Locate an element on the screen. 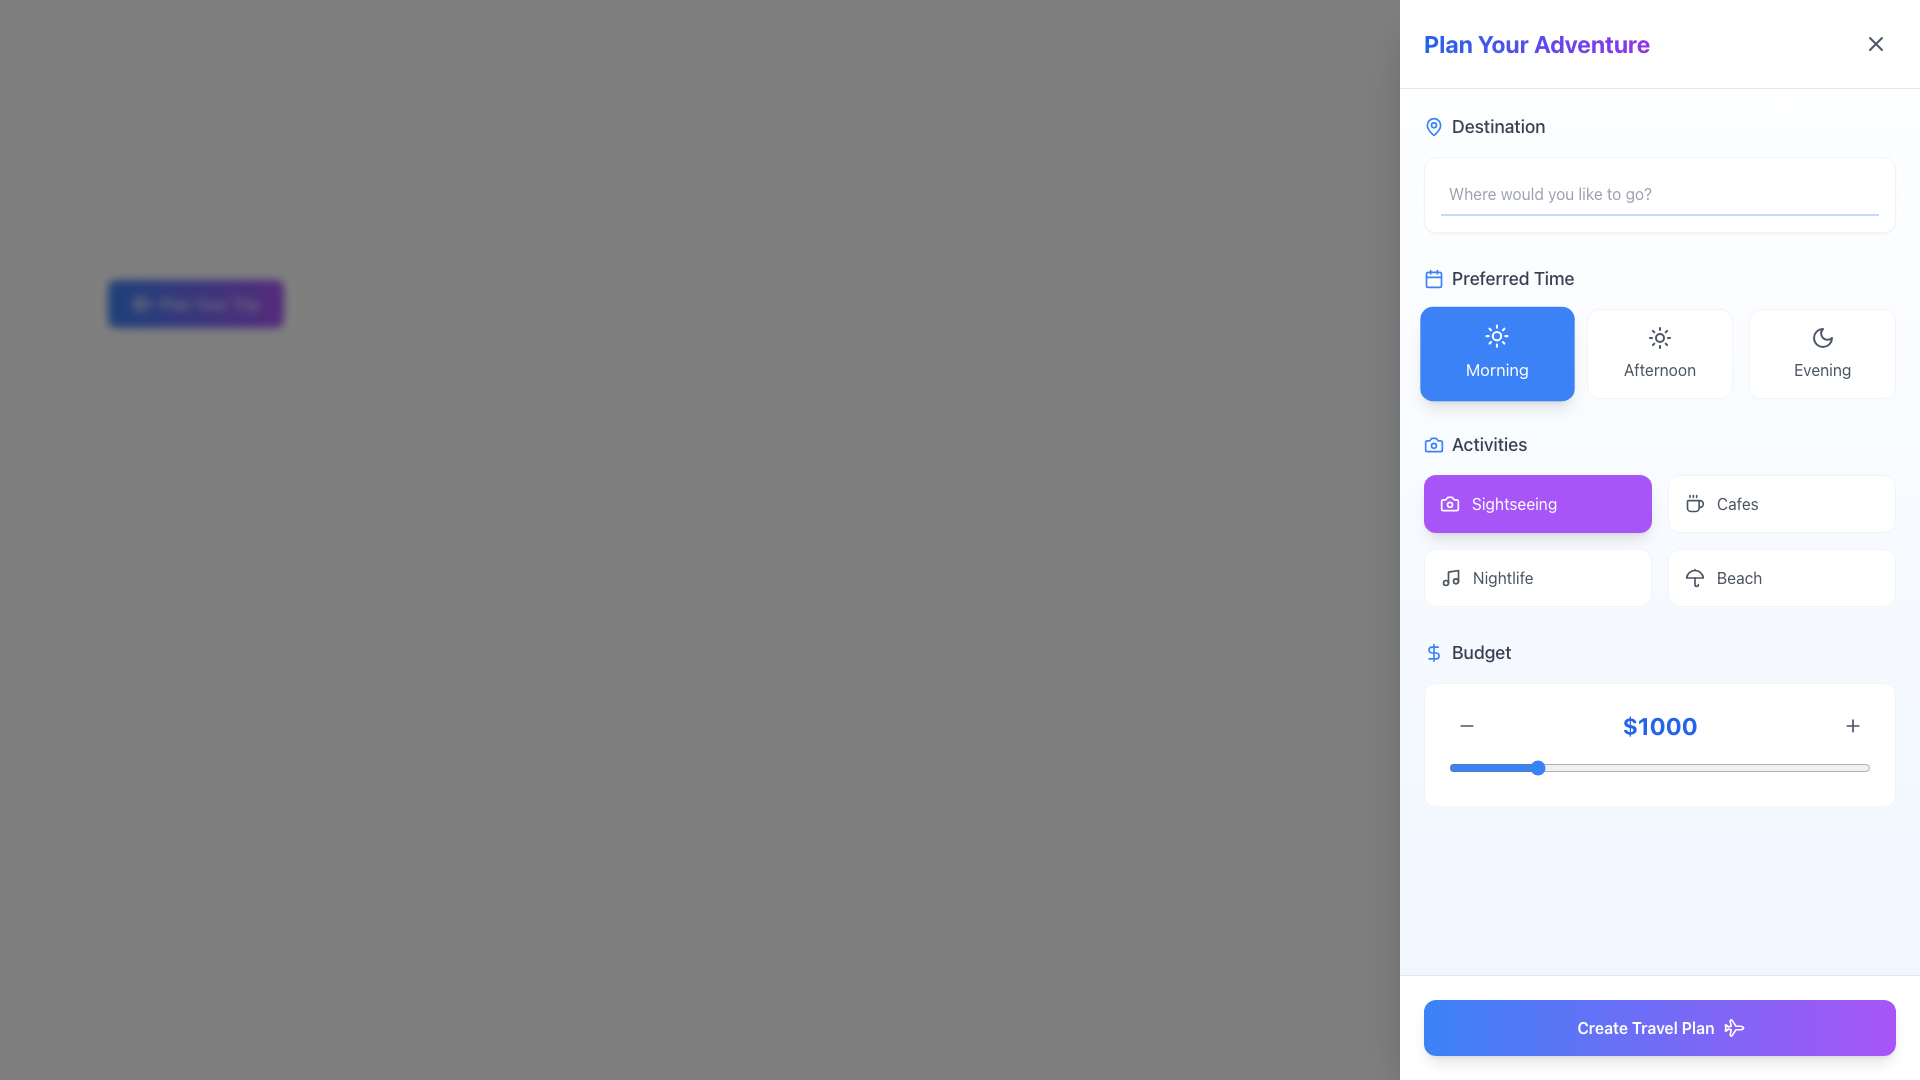 This screenshot has width=1920, height=1080. the text display that shows the value '$1000' in bold blue font, which is centered between a minus and a plus symbol is located at coordinates (1660, 725).